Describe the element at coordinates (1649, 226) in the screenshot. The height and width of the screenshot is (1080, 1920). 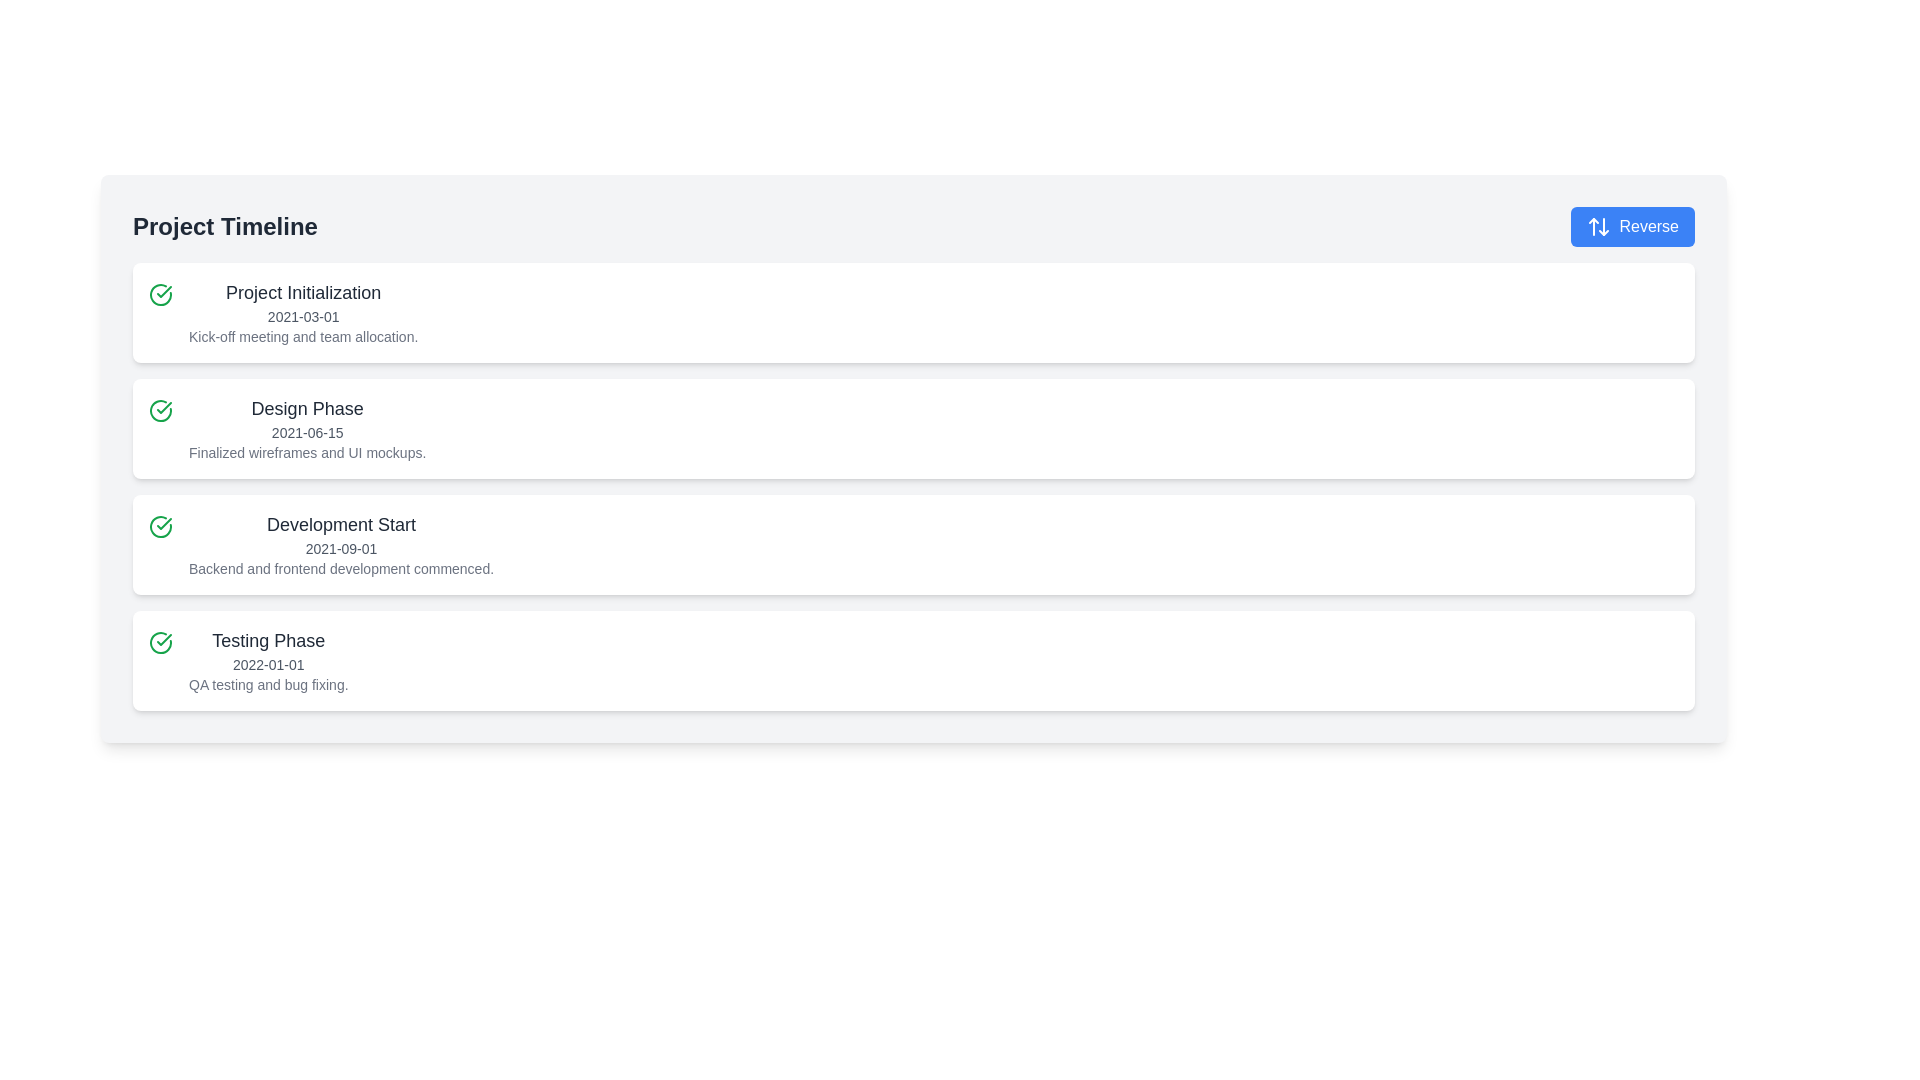
I see `the 'Reverse' button located in the top-right corner of the interface` at that location.